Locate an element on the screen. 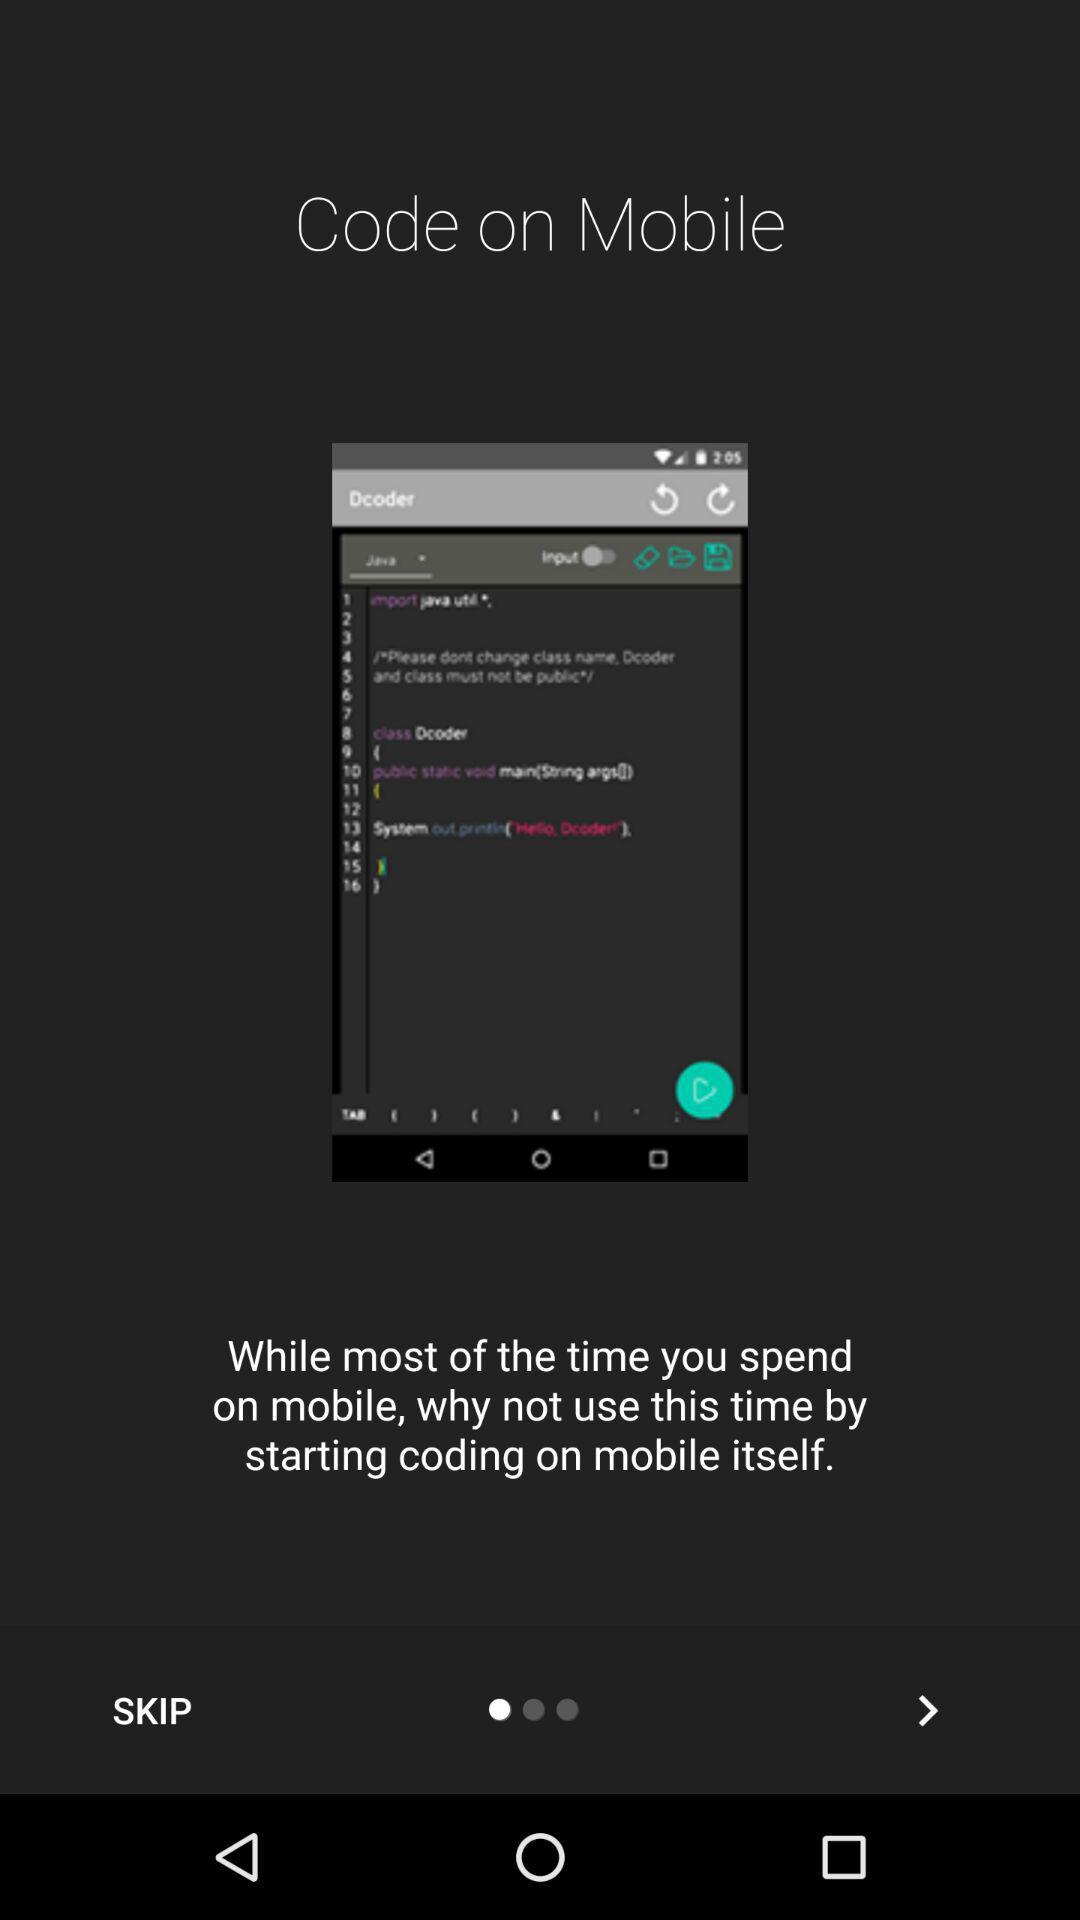  skip is located at coordinates (151, 1709).